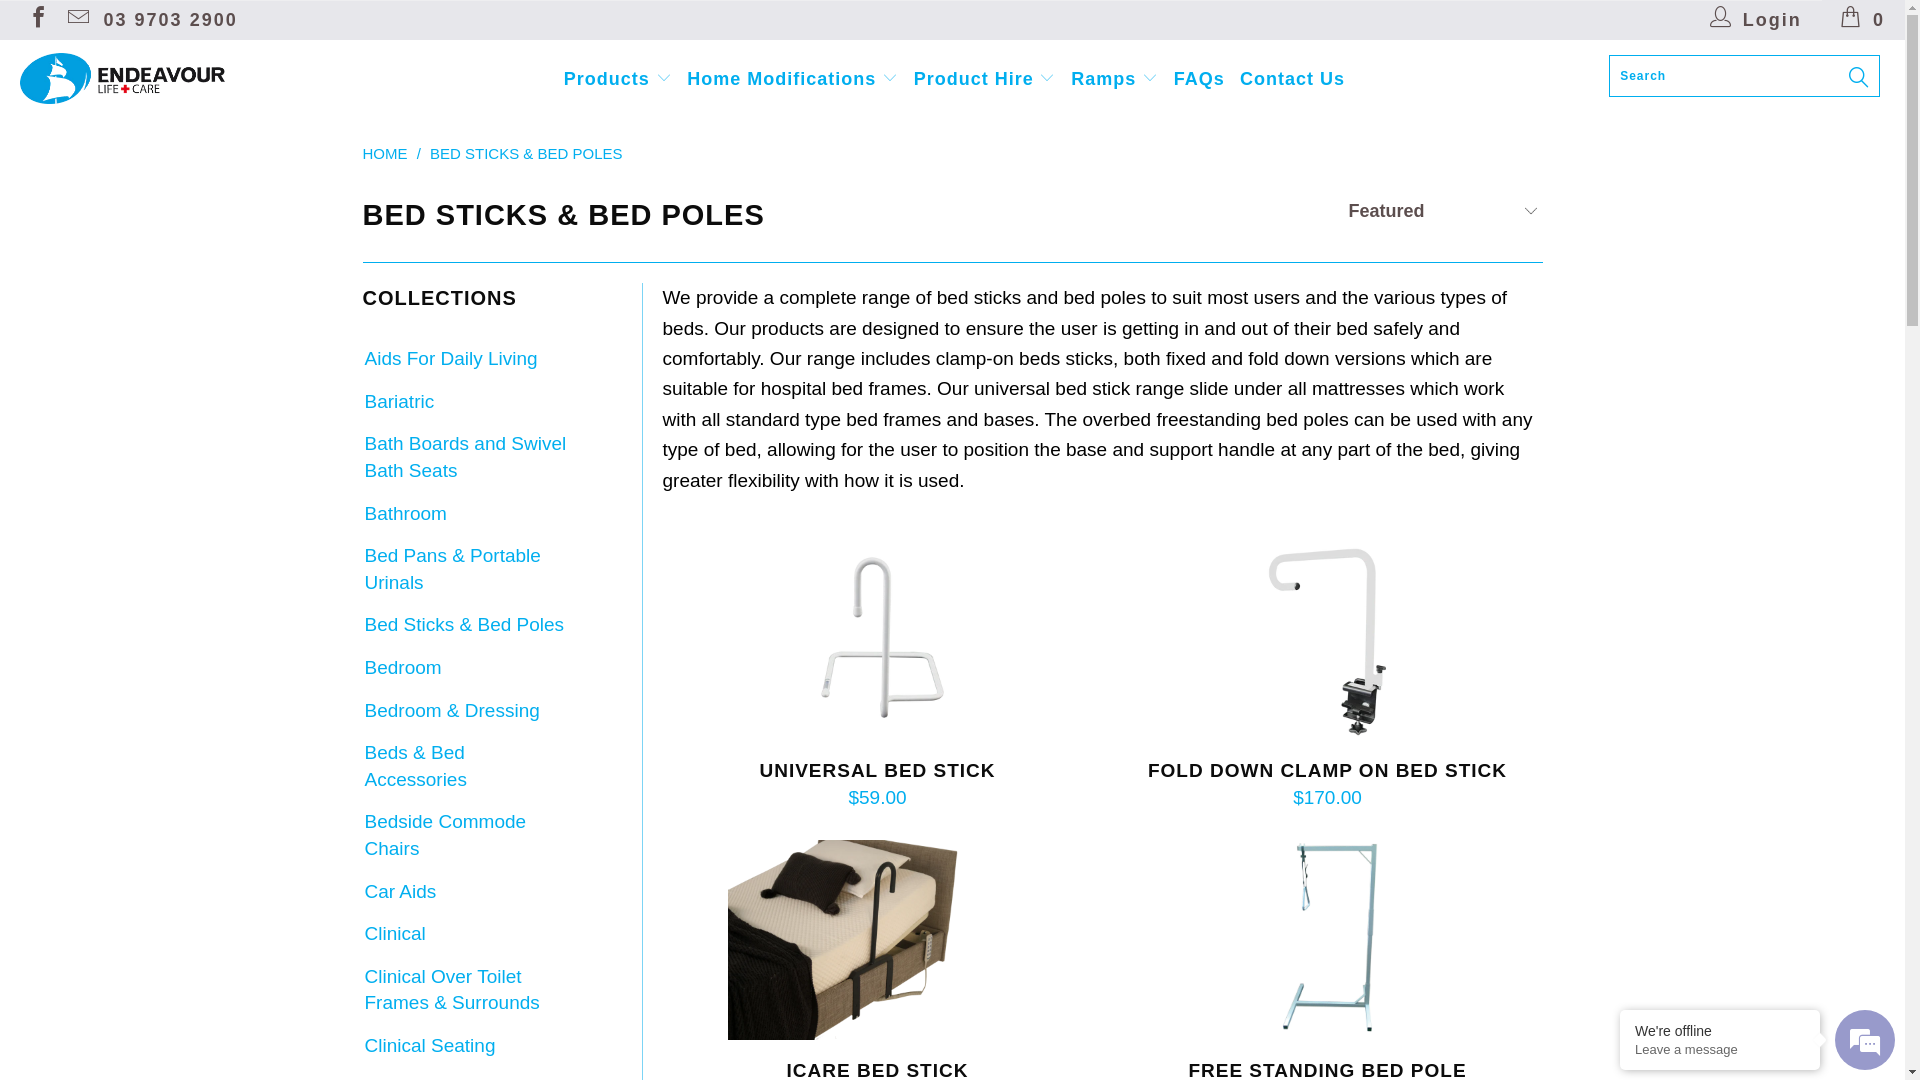 The width and height of the screenshot is (1920, 1080). I want to click on 'Endeavour Life Care on Facebook', so click(24, 19).